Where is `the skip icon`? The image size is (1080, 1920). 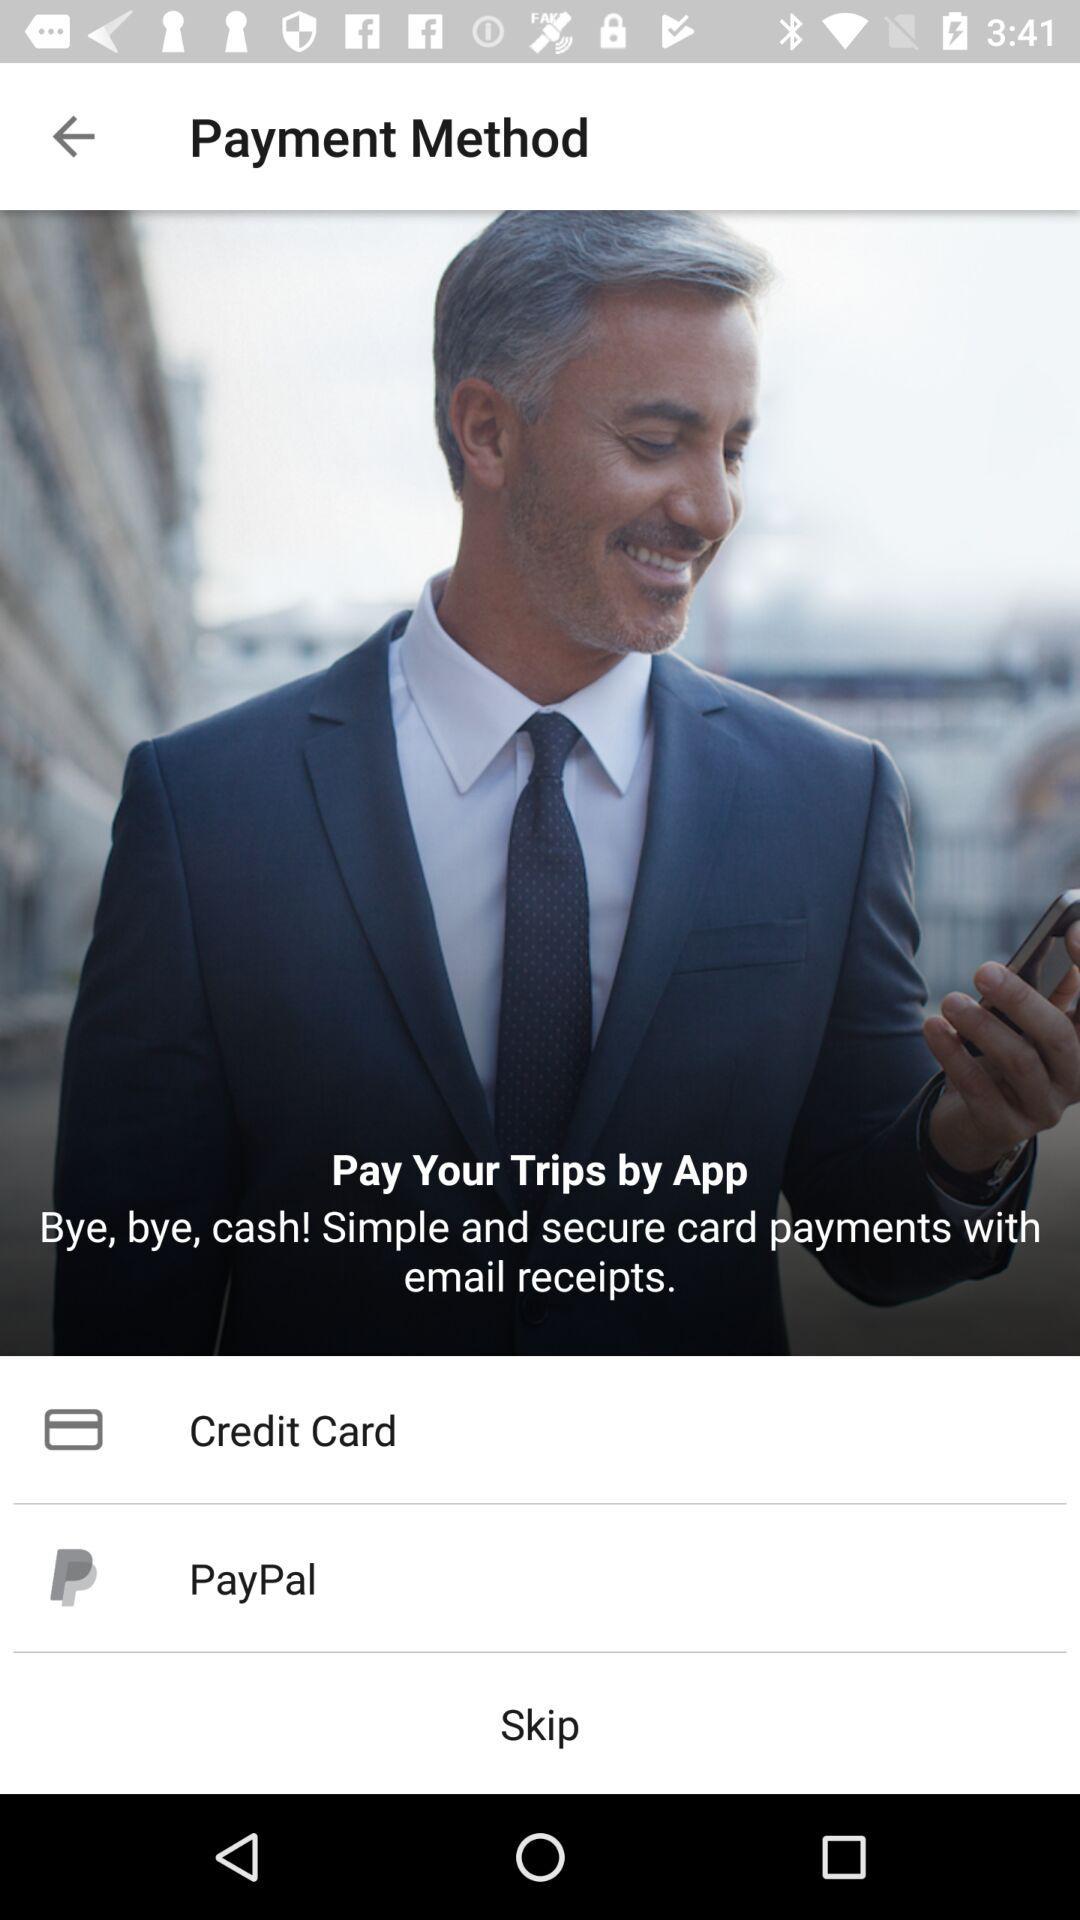 the skip icon is located at coordinates (540, 1722).